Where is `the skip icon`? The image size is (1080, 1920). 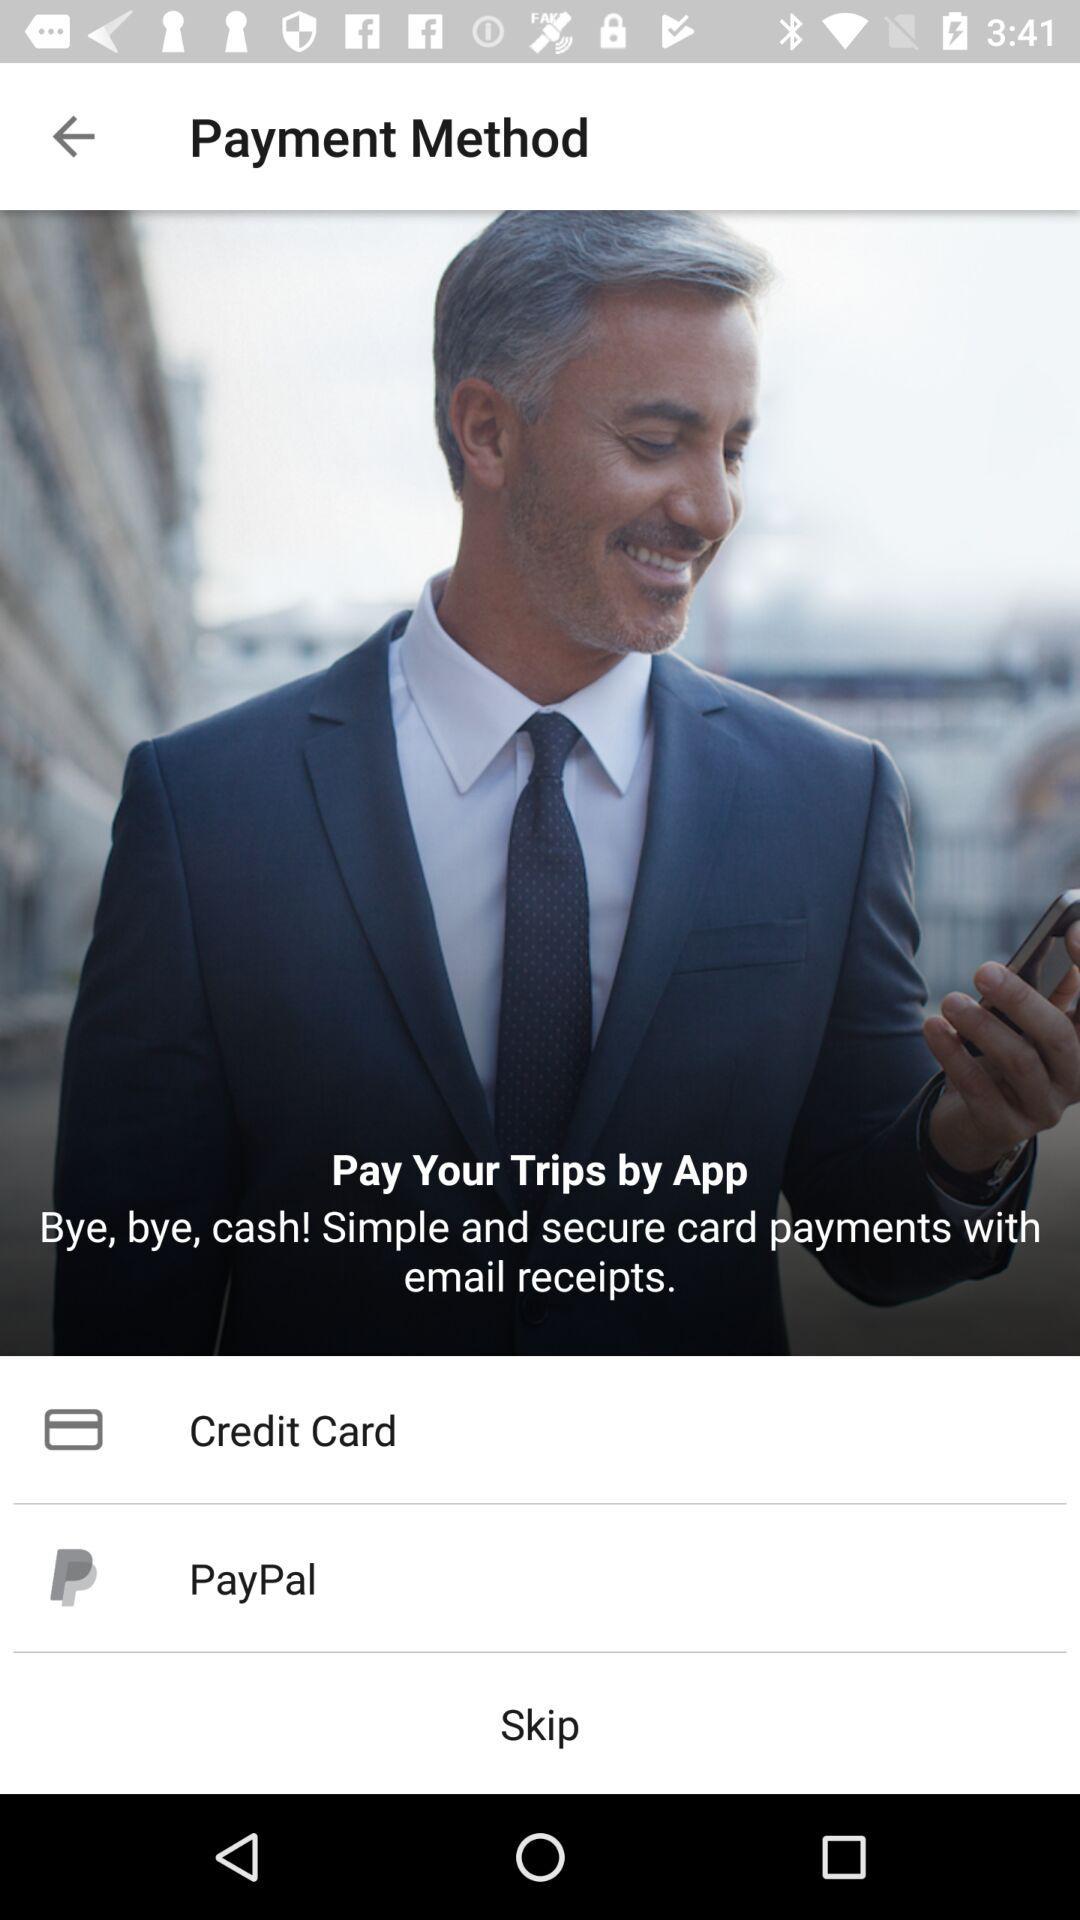 the skip icon is located at coordinates (540, 1722).